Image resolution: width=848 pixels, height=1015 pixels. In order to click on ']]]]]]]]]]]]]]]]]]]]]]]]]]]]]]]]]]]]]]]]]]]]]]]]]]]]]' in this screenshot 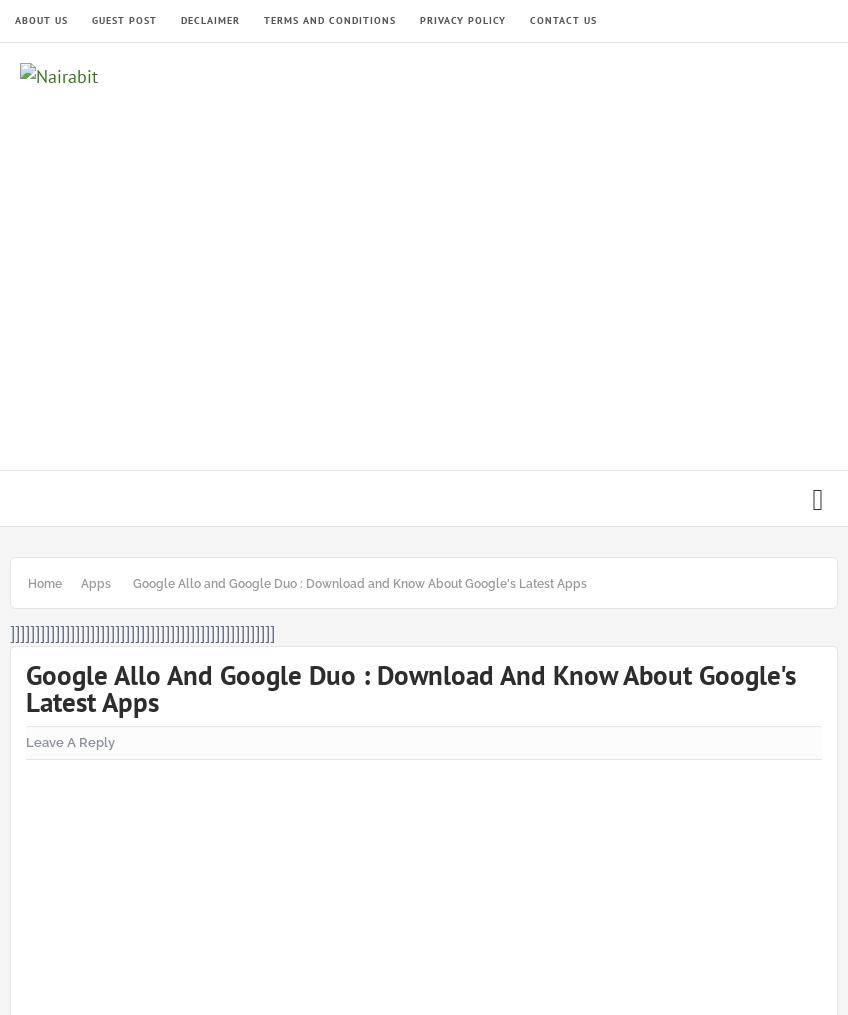, I will do `click(141, 630)`.